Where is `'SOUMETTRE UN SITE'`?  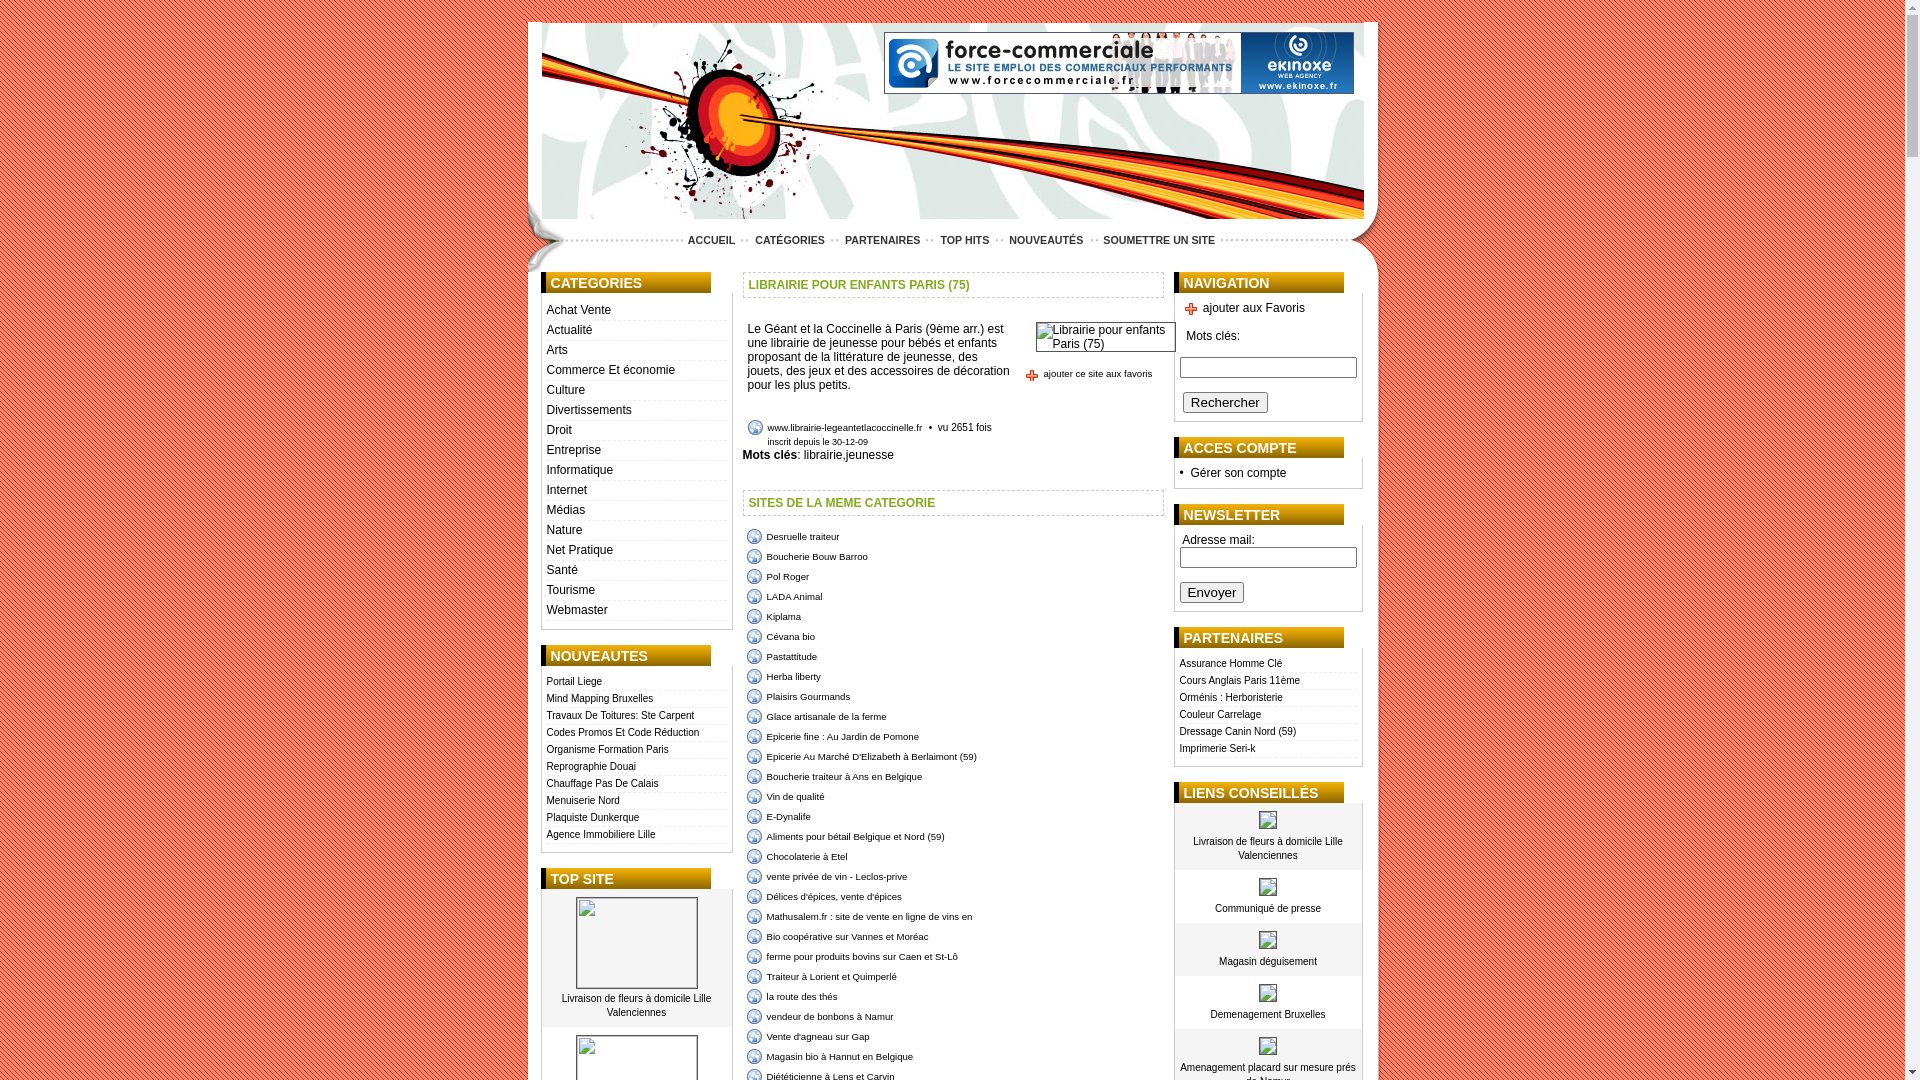
'SOUMETTRE UN SITE' is located at coordinates (1158, 238).